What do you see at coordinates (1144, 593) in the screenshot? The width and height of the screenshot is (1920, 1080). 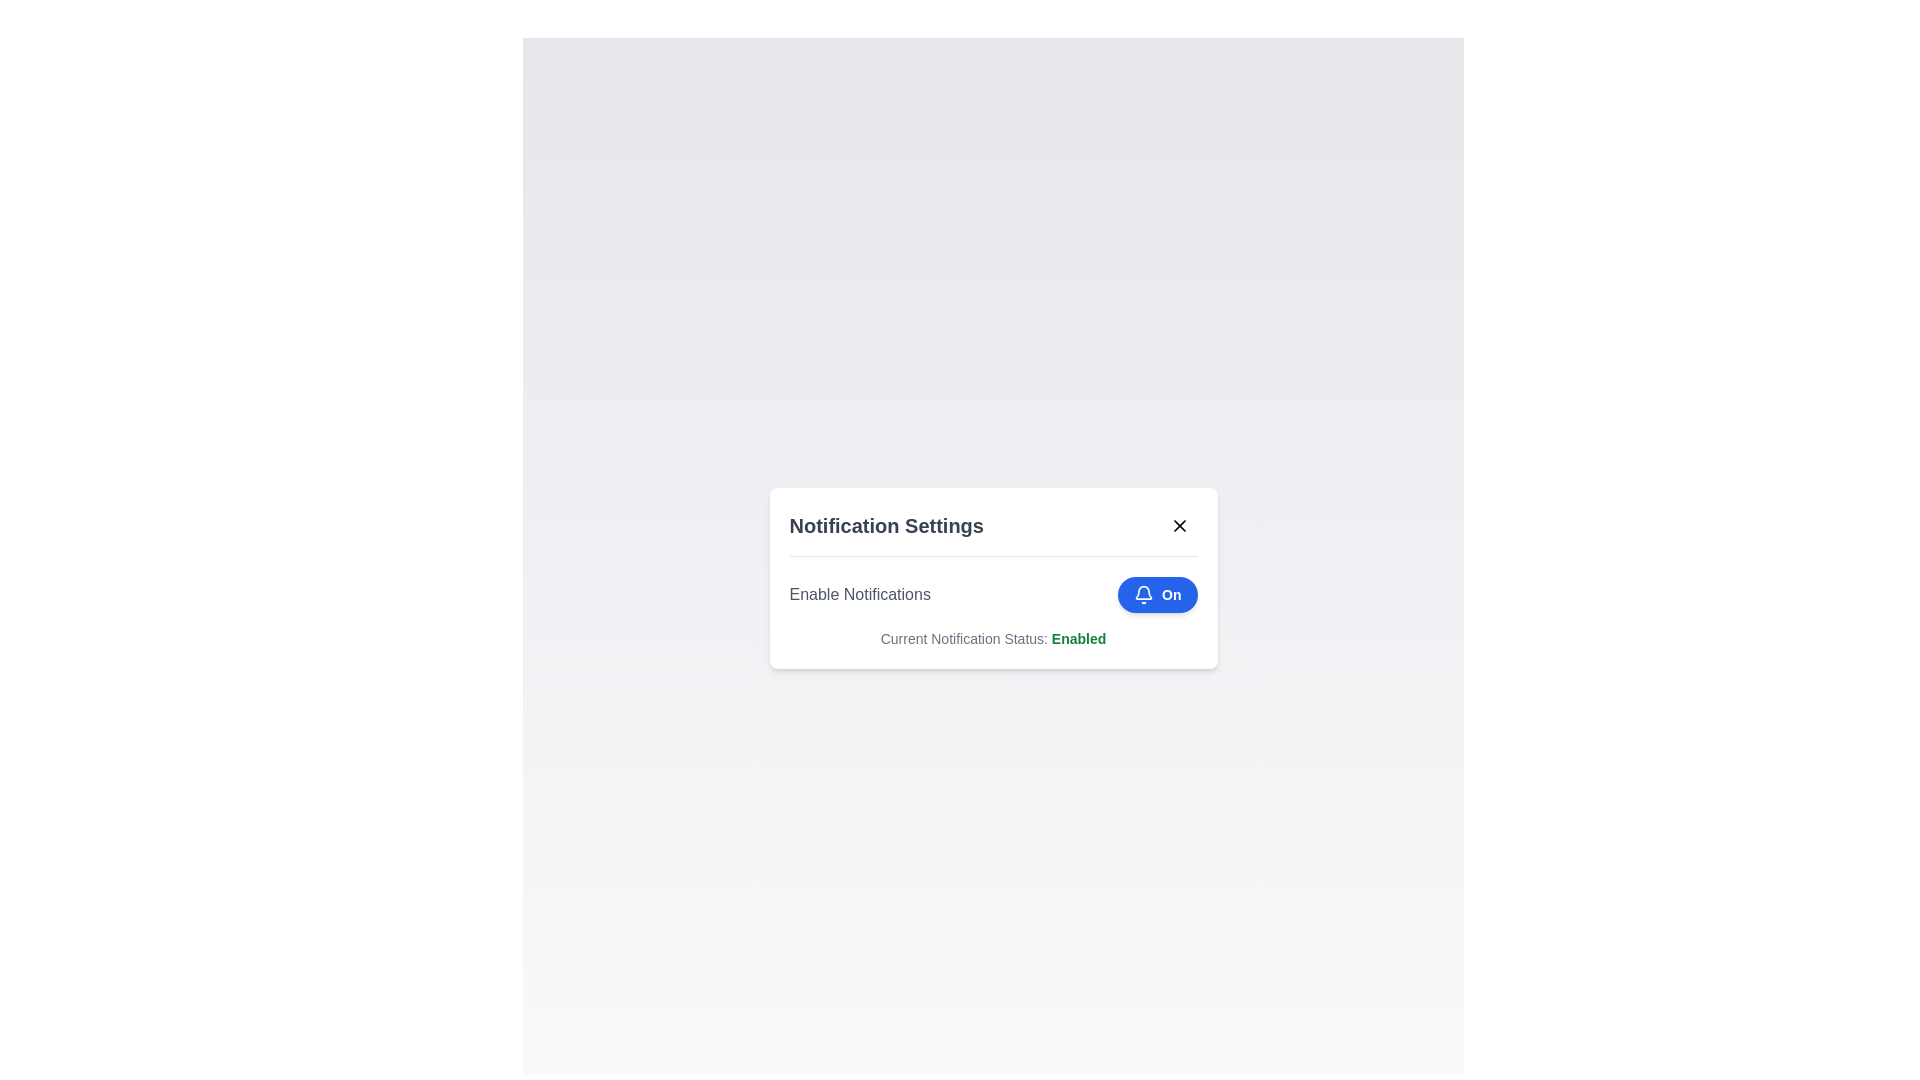 I see `the notification icon within the blue circular button labeled 'On', which is part of the 'Enable Notifications' toggle` at bounding box center [1144, 593].